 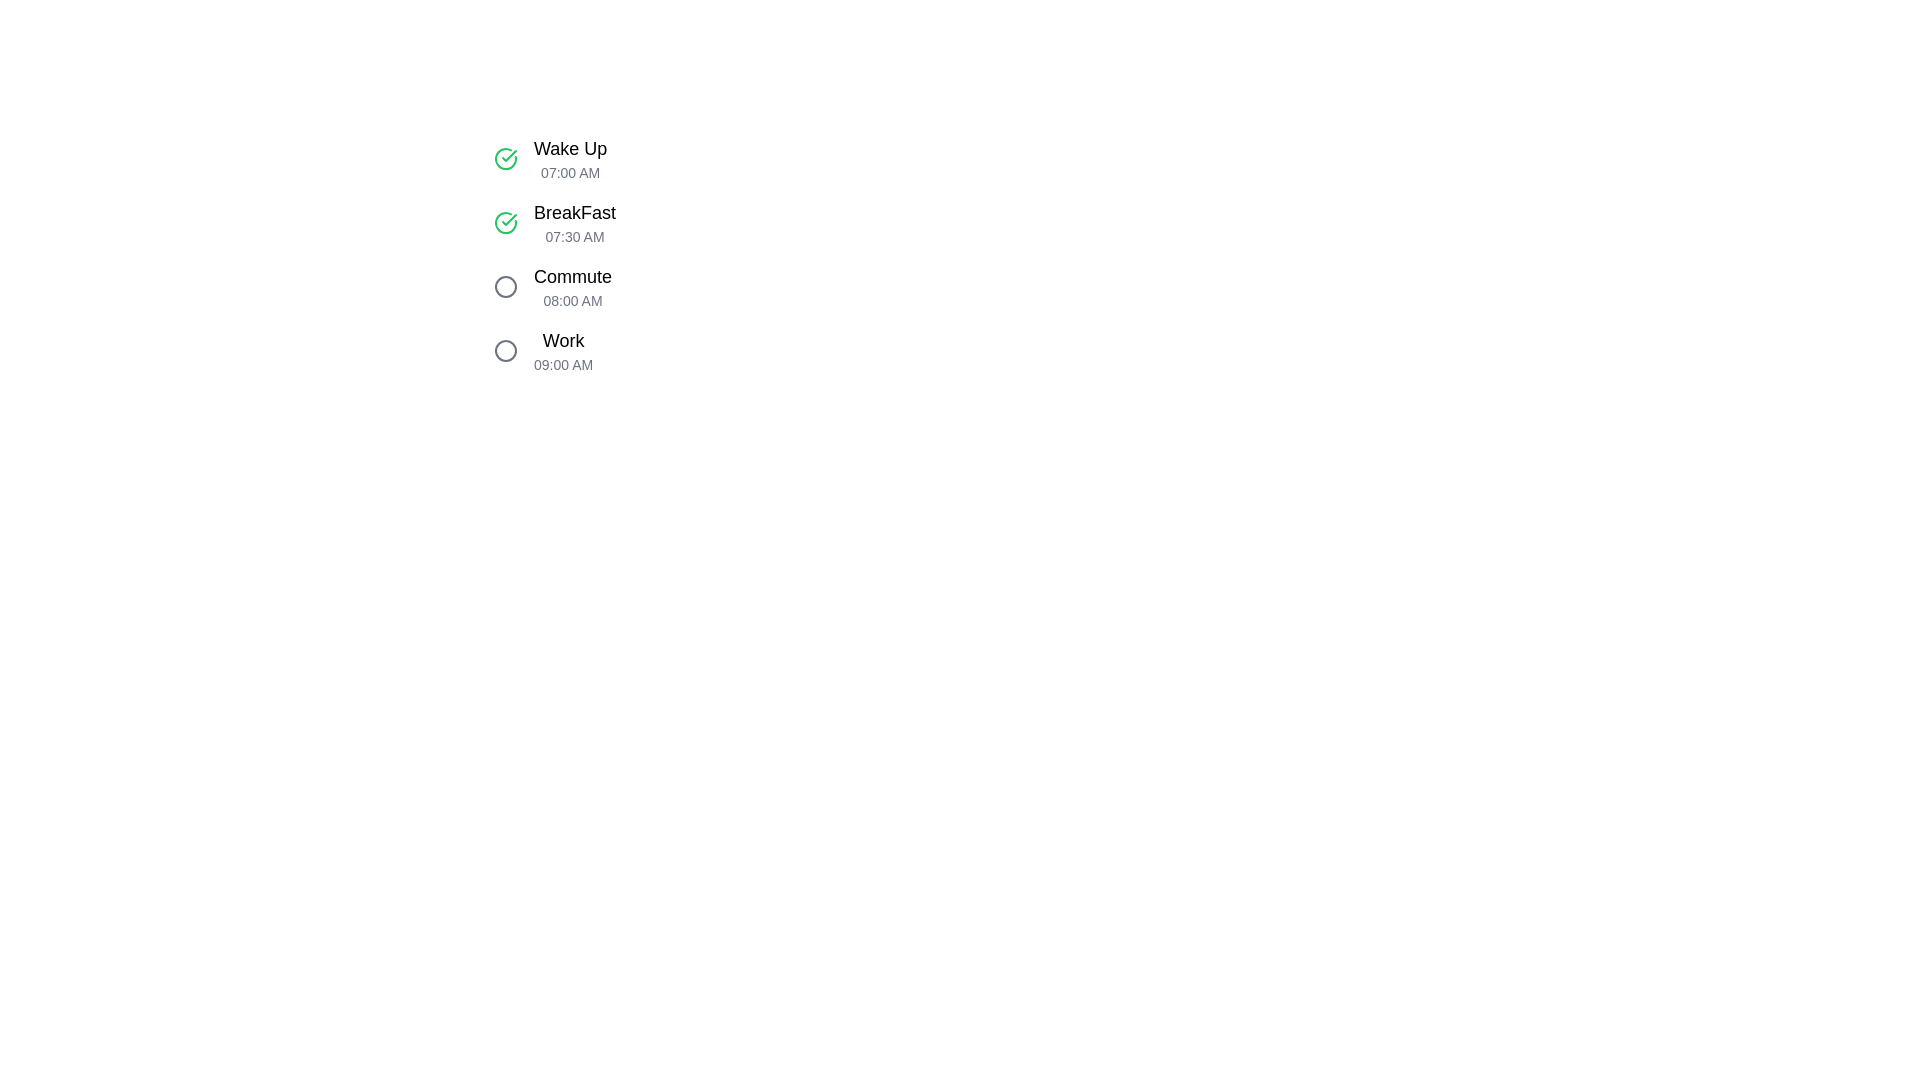 I want to click on the status icon for the 'Work' task, which is located to the left of the text 'Work' and is the fourth icon, so click(x=505, y=350).